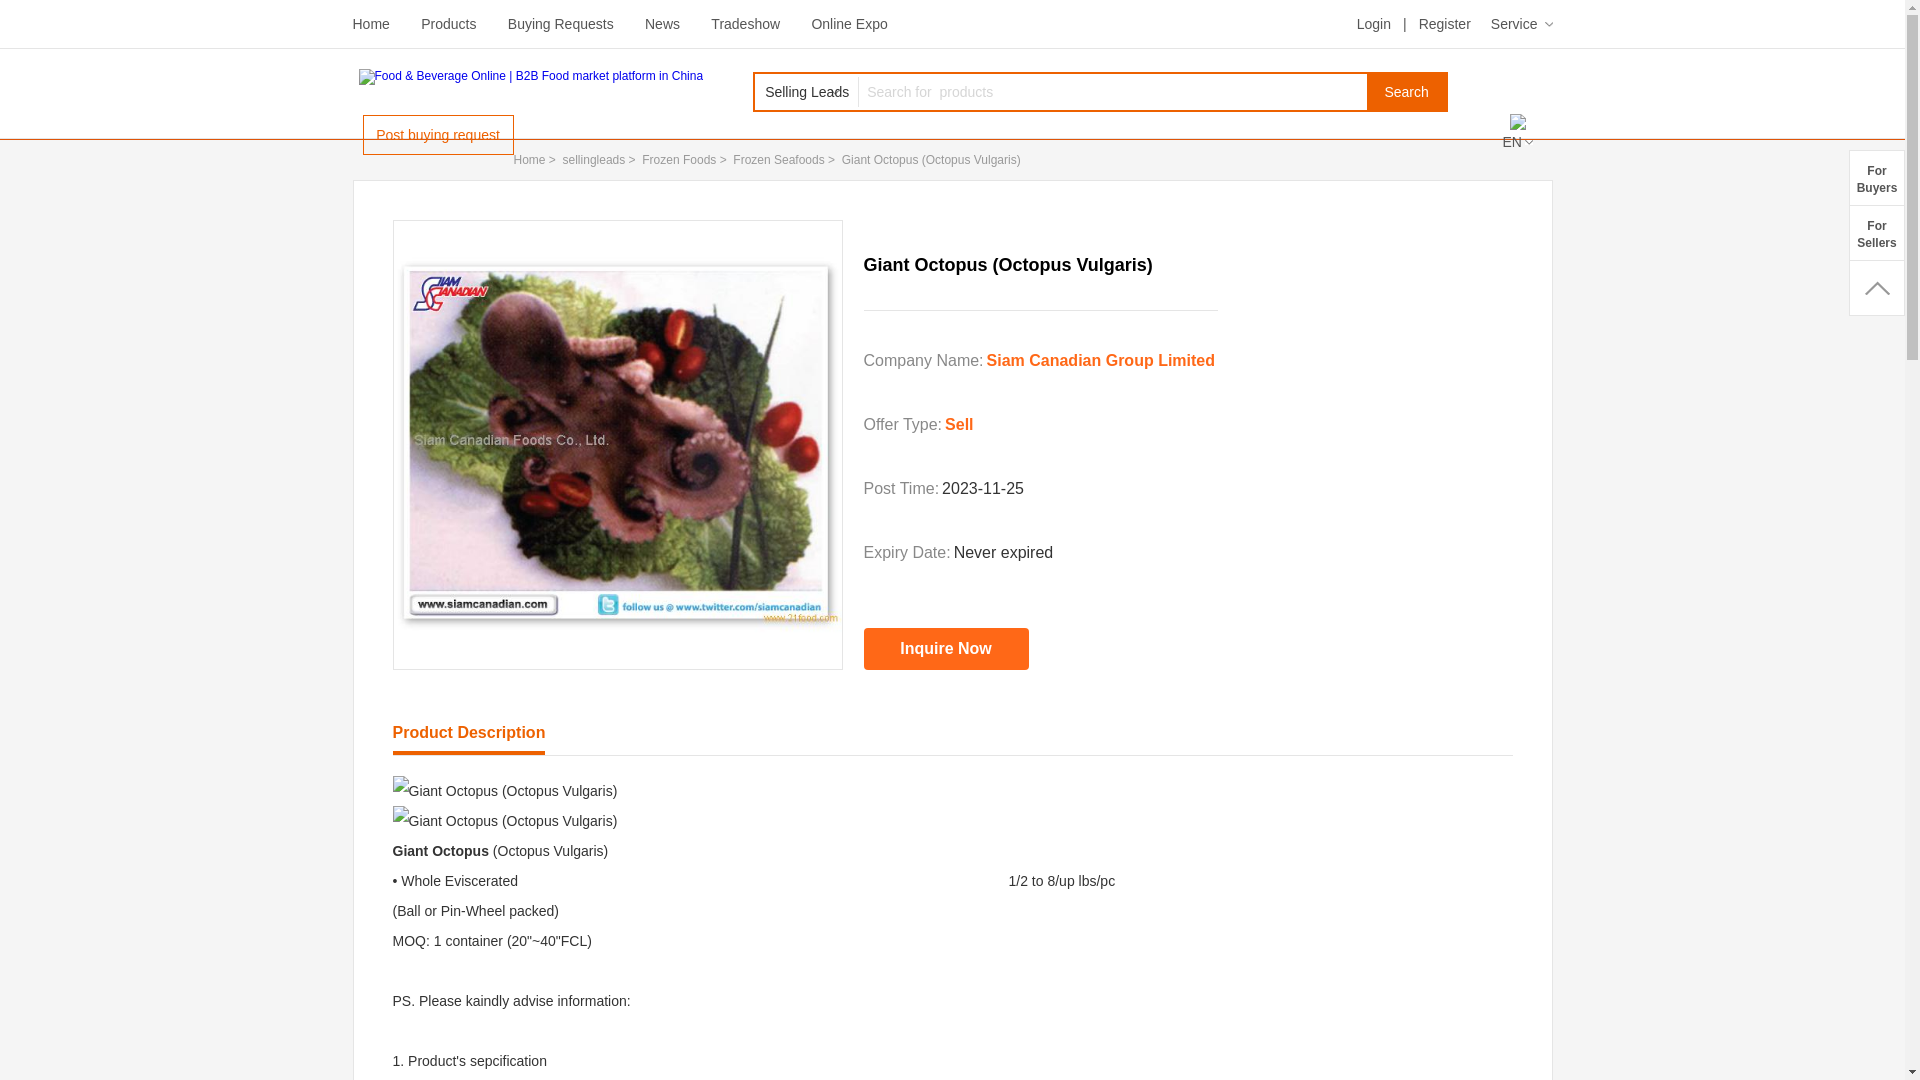  What do you see at coordinates (1516, 141) in the screenshot?
I see `'EN'` at bounding box center [1516, 141].